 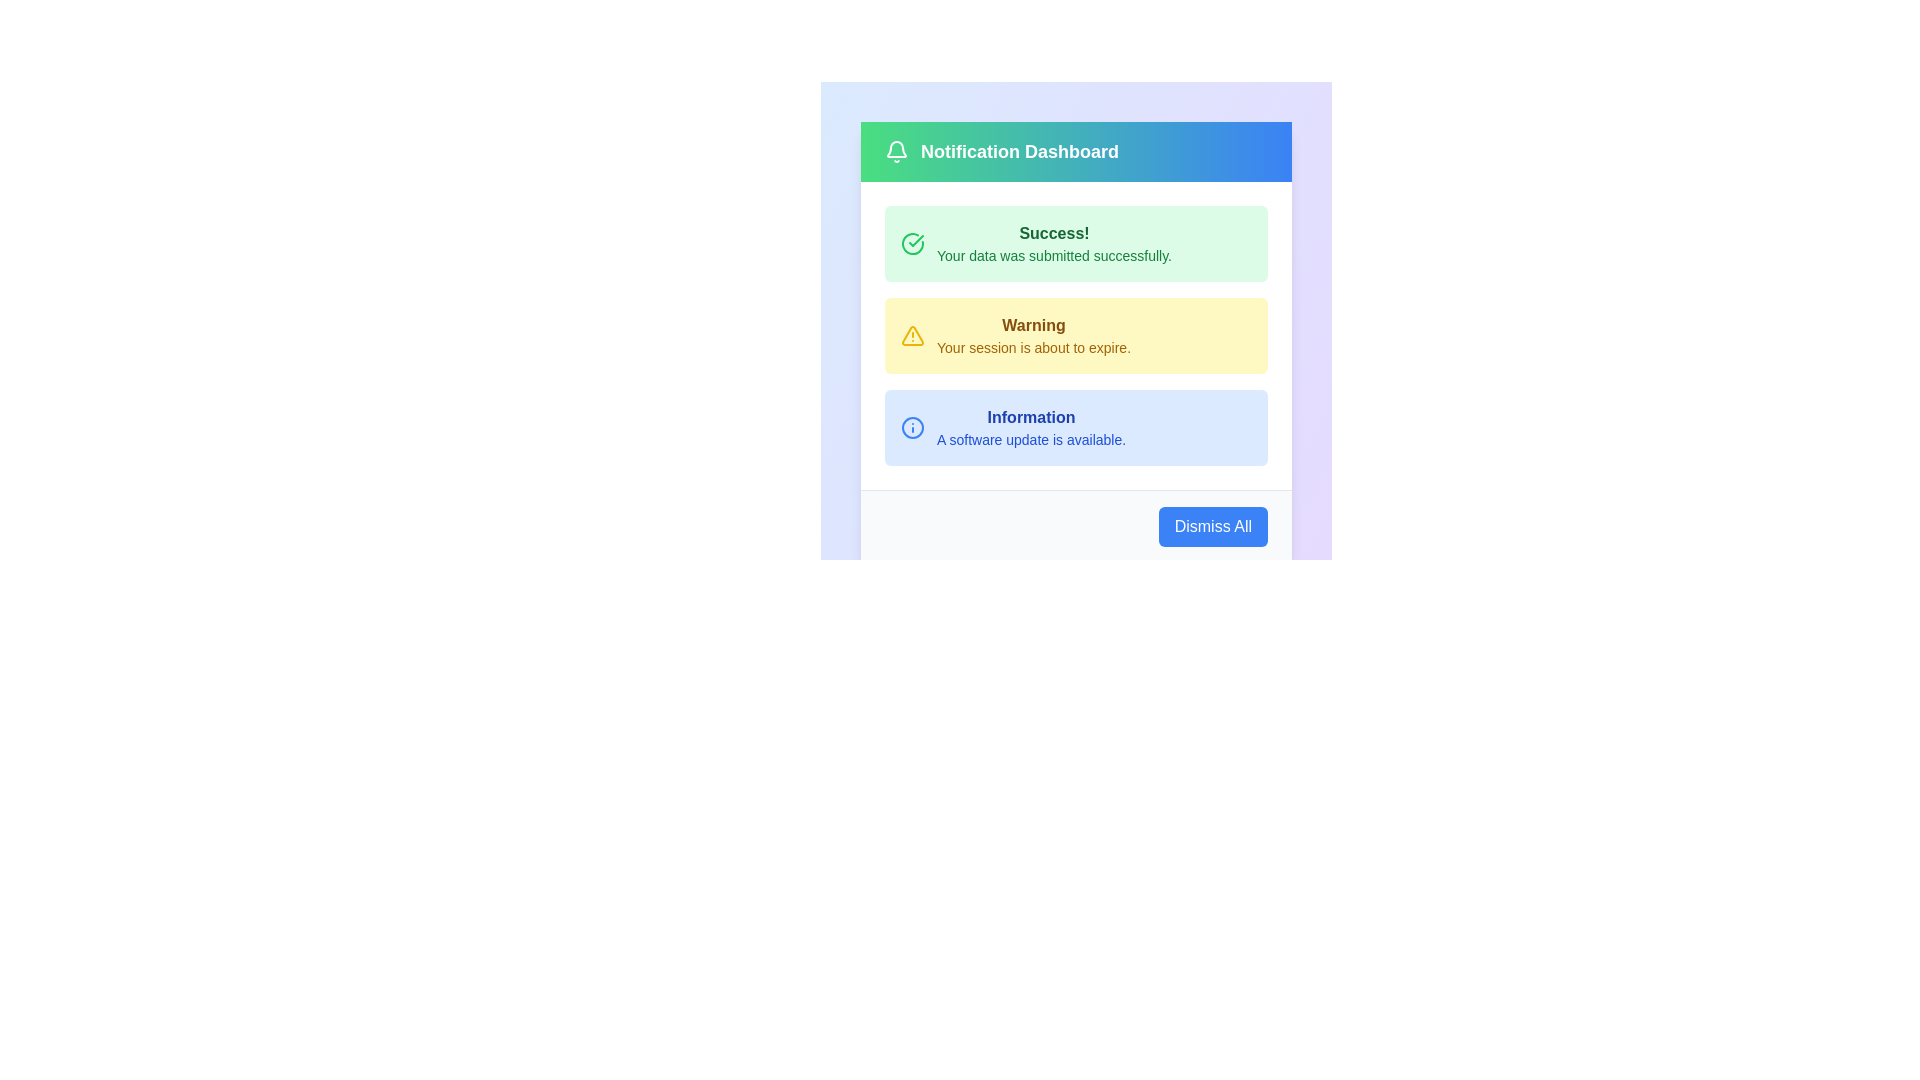 What do you see at coordinates (1075, 334) in the screenshot?
I see `warning message from the notification box that has a yellow background, contains an exclamation icon, and displays the text 'Warning' followed by 'Your session is about to expire.'` at bounding box center [1075, 334].